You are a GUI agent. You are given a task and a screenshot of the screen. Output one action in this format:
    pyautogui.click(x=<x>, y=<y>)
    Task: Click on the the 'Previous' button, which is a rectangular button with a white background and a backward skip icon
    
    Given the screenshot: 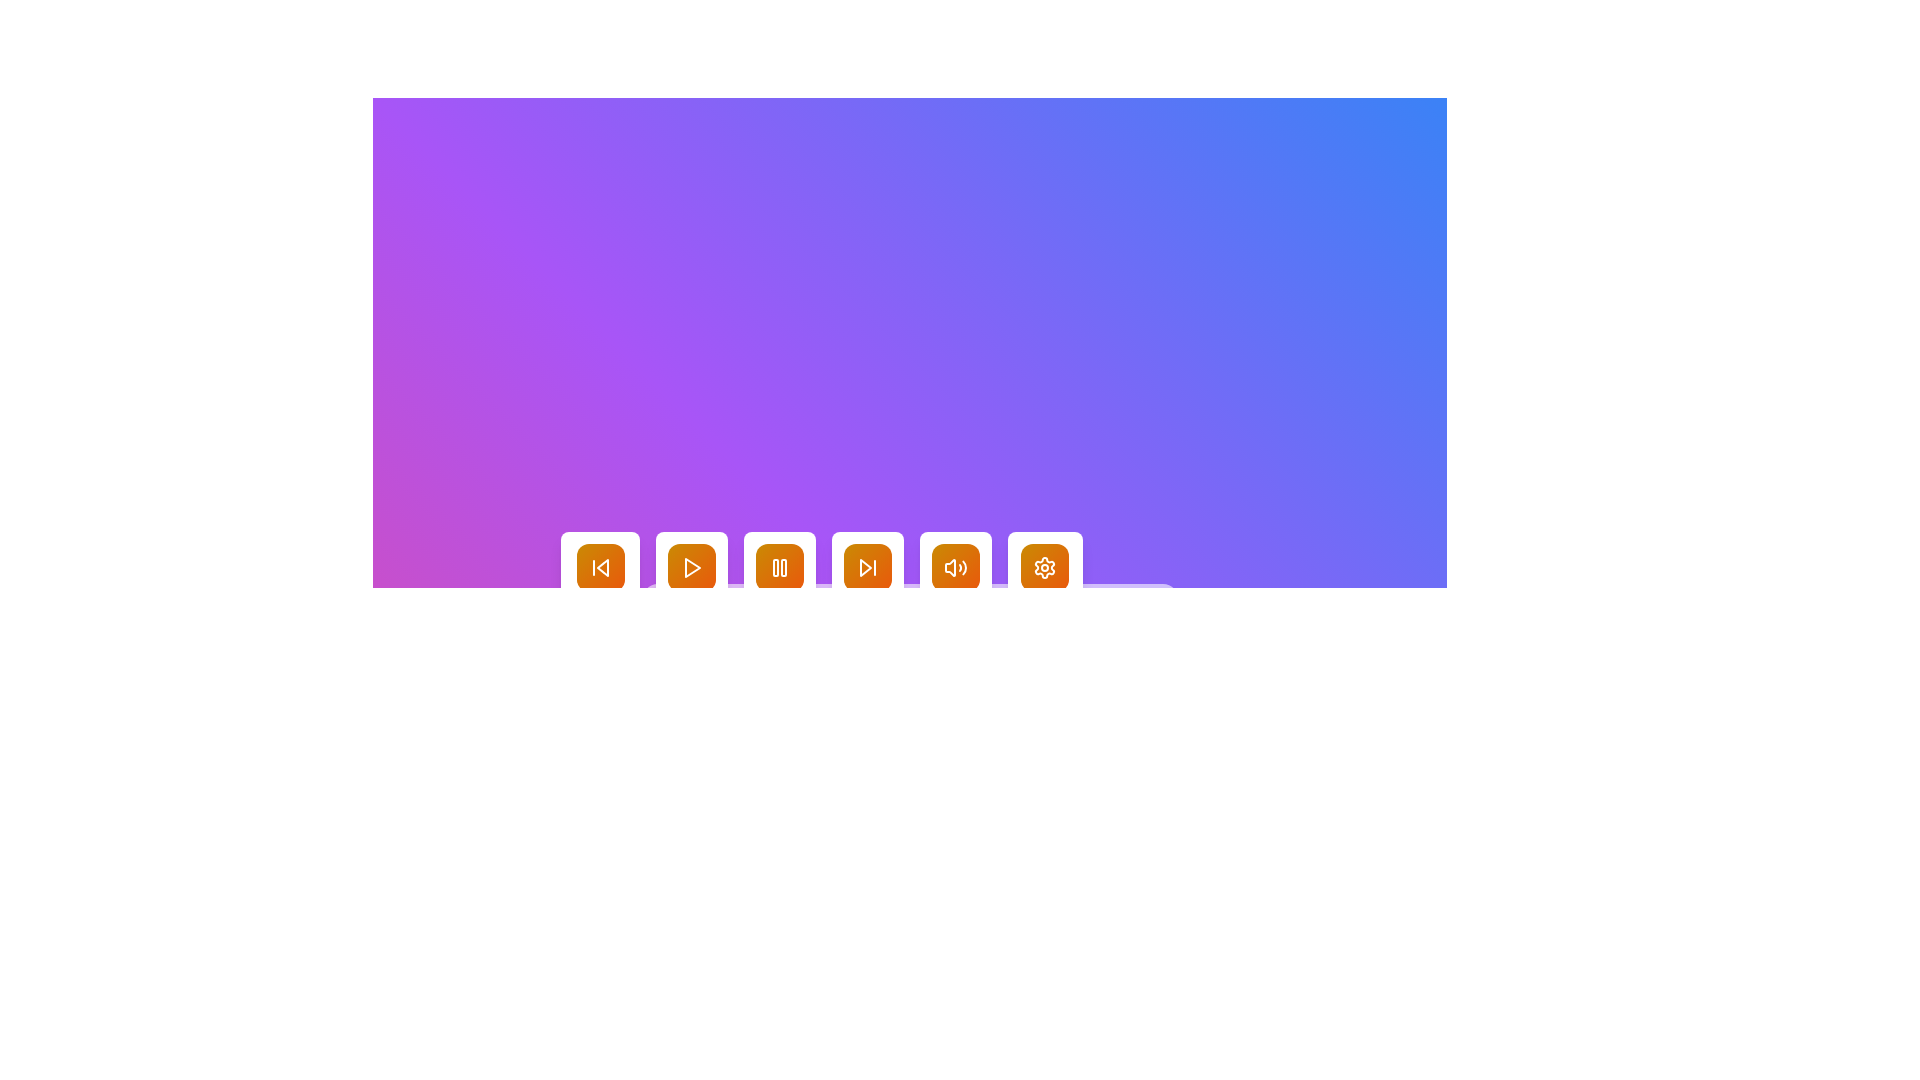 What is the action you would take?
    pyautogui.click(x=599, y=582)
    